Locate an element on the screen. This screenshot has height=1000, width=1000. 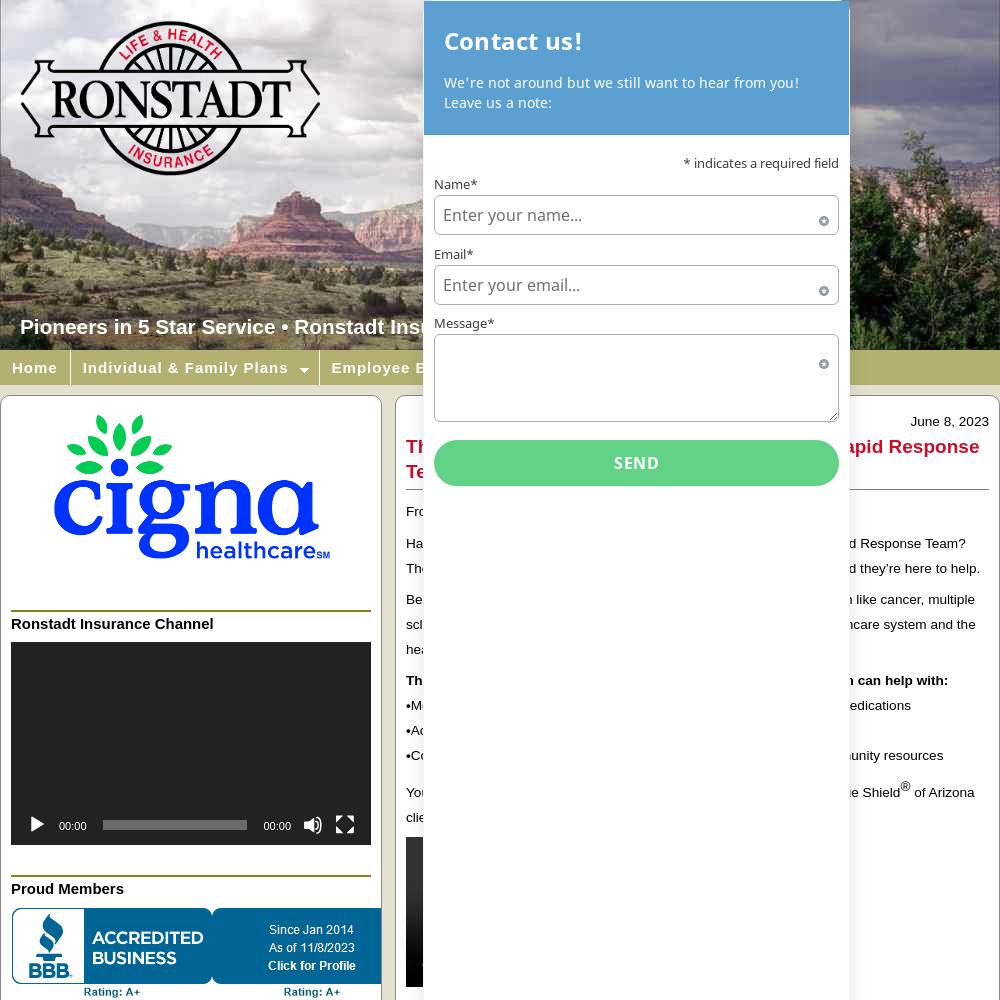
'Moving fast on pre-authorizations required for testing, procedures, and medications' is located at coordinates (410, 704).